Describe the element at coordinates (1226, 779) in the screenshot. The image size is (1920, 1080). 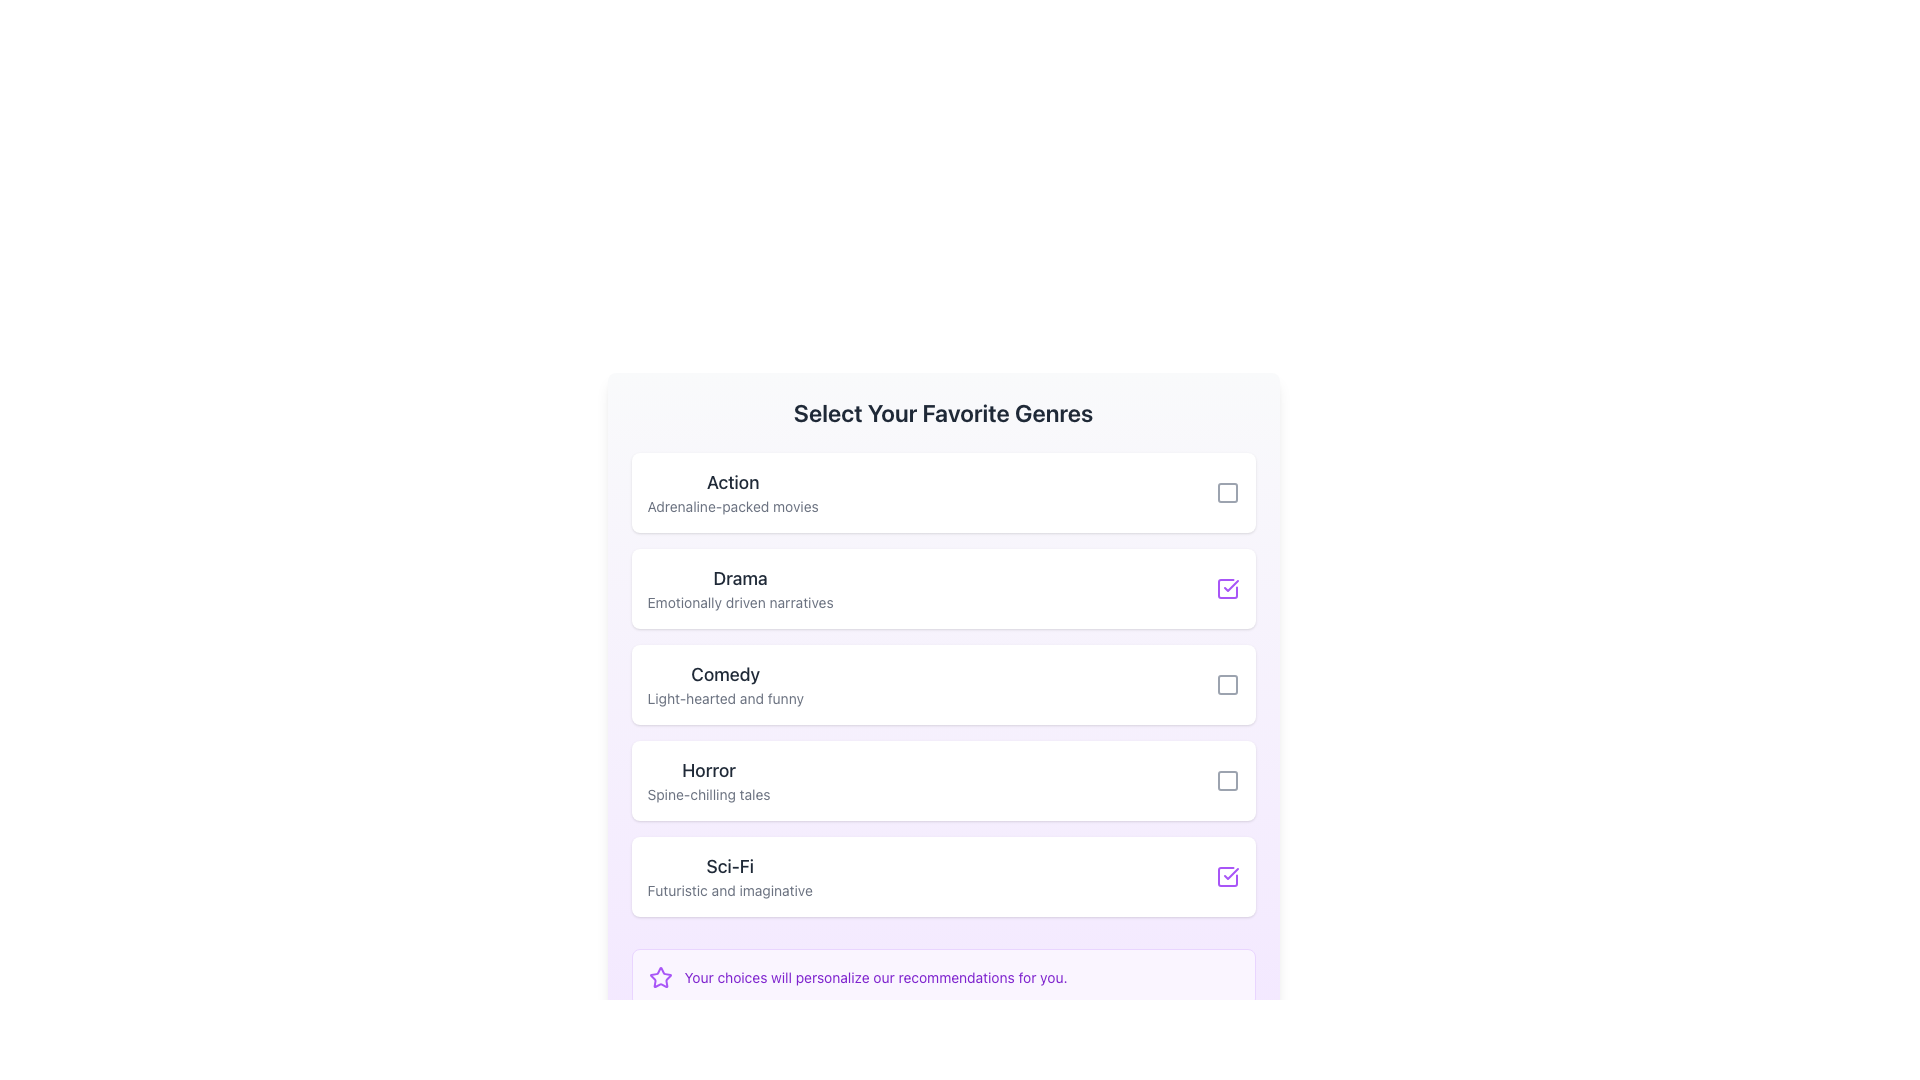
I see `the interactive checkbox for the 'Horror' genre located on the far-right section of the fourth card in the genre selection interface` at that location.